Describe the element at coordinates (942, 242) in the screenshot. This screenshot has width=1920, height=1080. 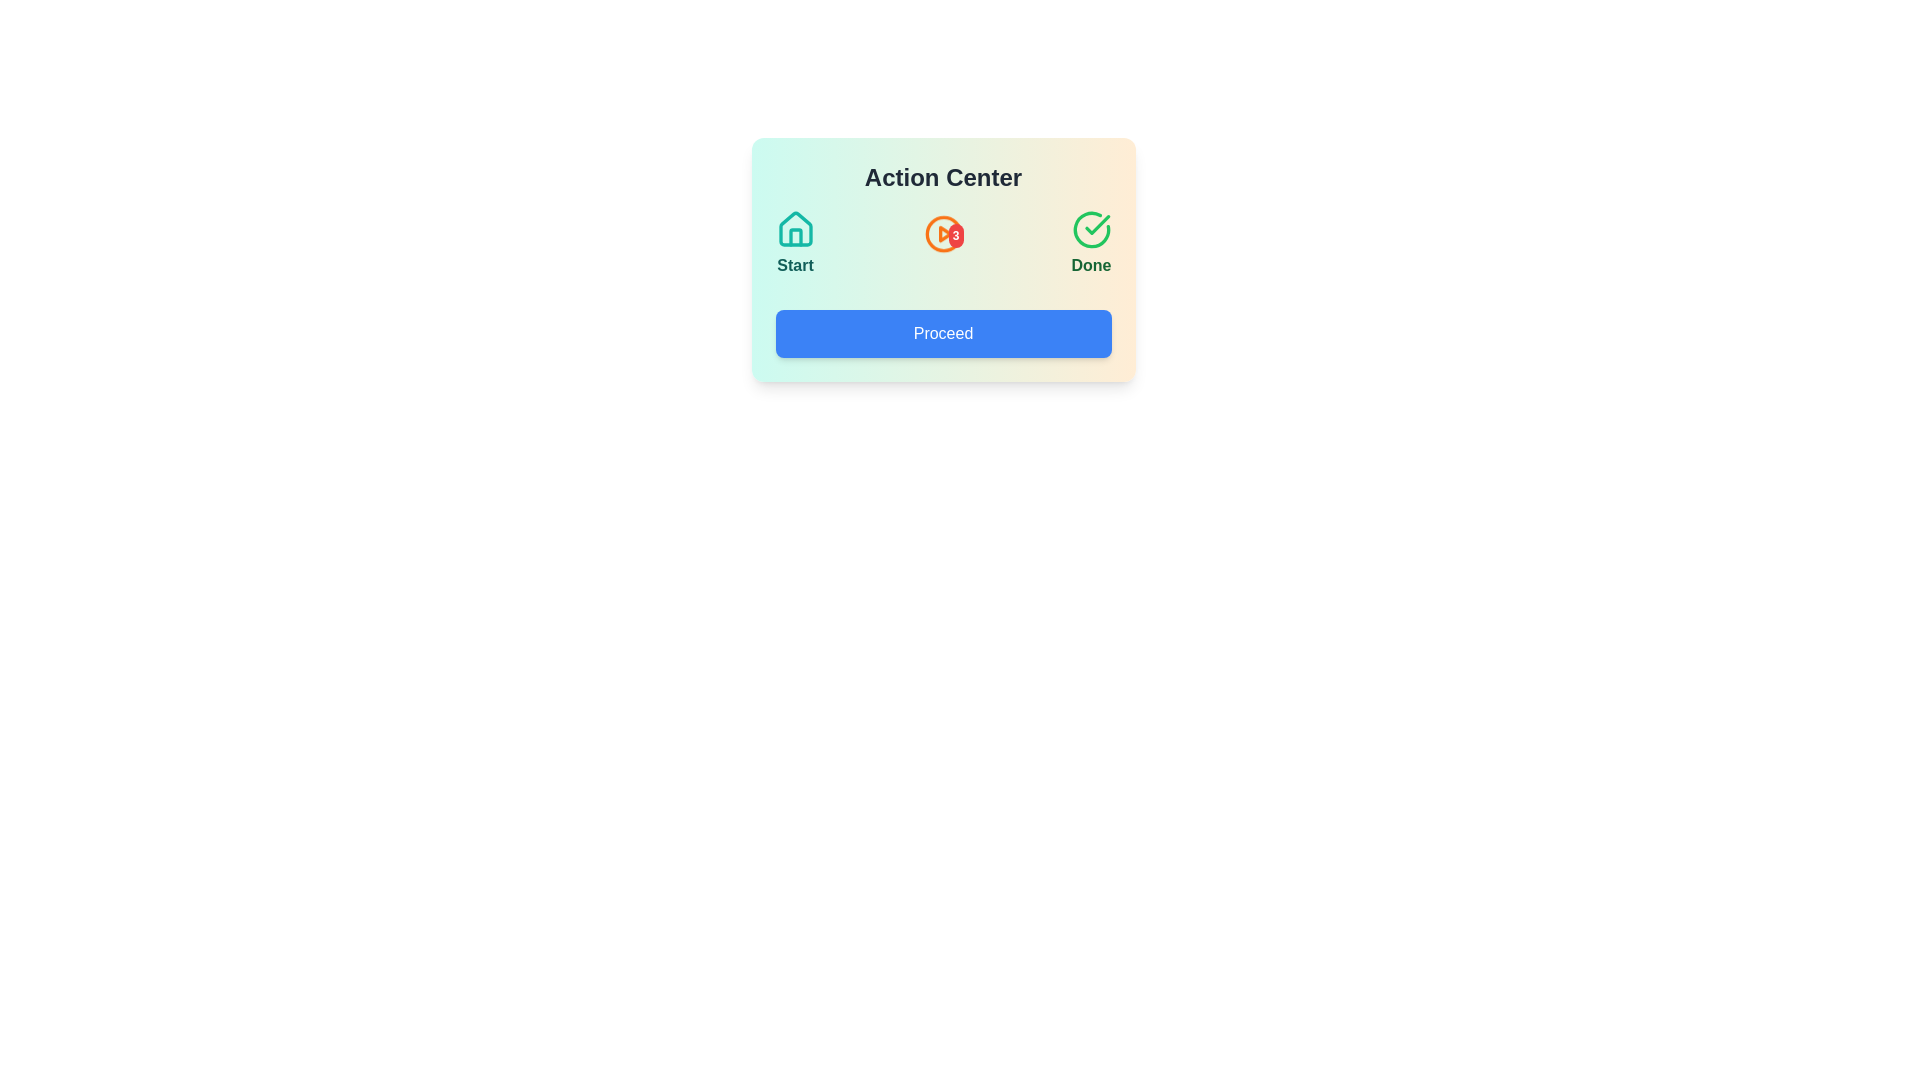
I see `the middle interactive element marked with the text '3', which features an orange circular symbol with a bouncing play icon and a red badge displaying the number '3', to interact or proceed to the next step` at that location.